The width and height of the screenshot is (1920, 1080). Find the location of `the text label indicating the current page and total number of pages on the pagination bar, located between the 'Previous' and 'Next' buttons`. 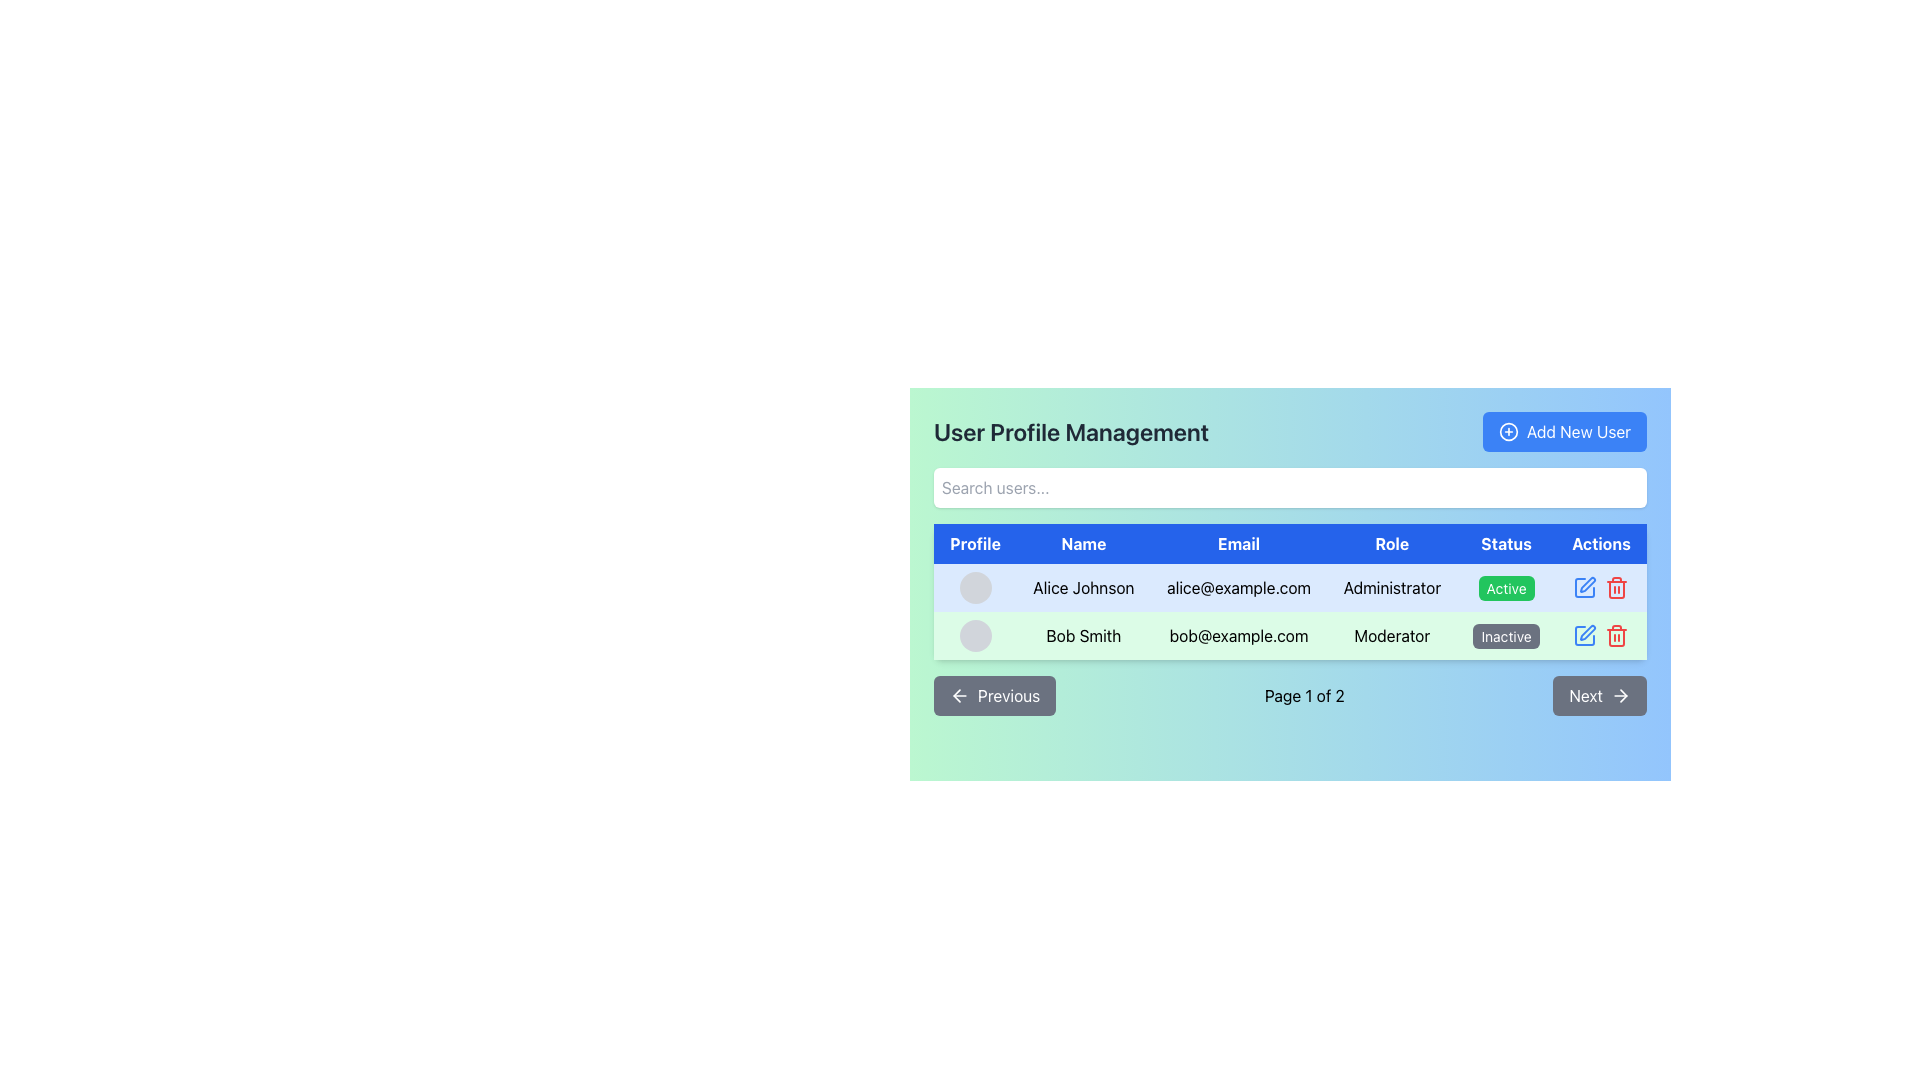

the text label indicating the current page and total number of pages on the pagination bar, located between the 'Previous' and 'Next' buttons is located at coordinates (1304, 694).